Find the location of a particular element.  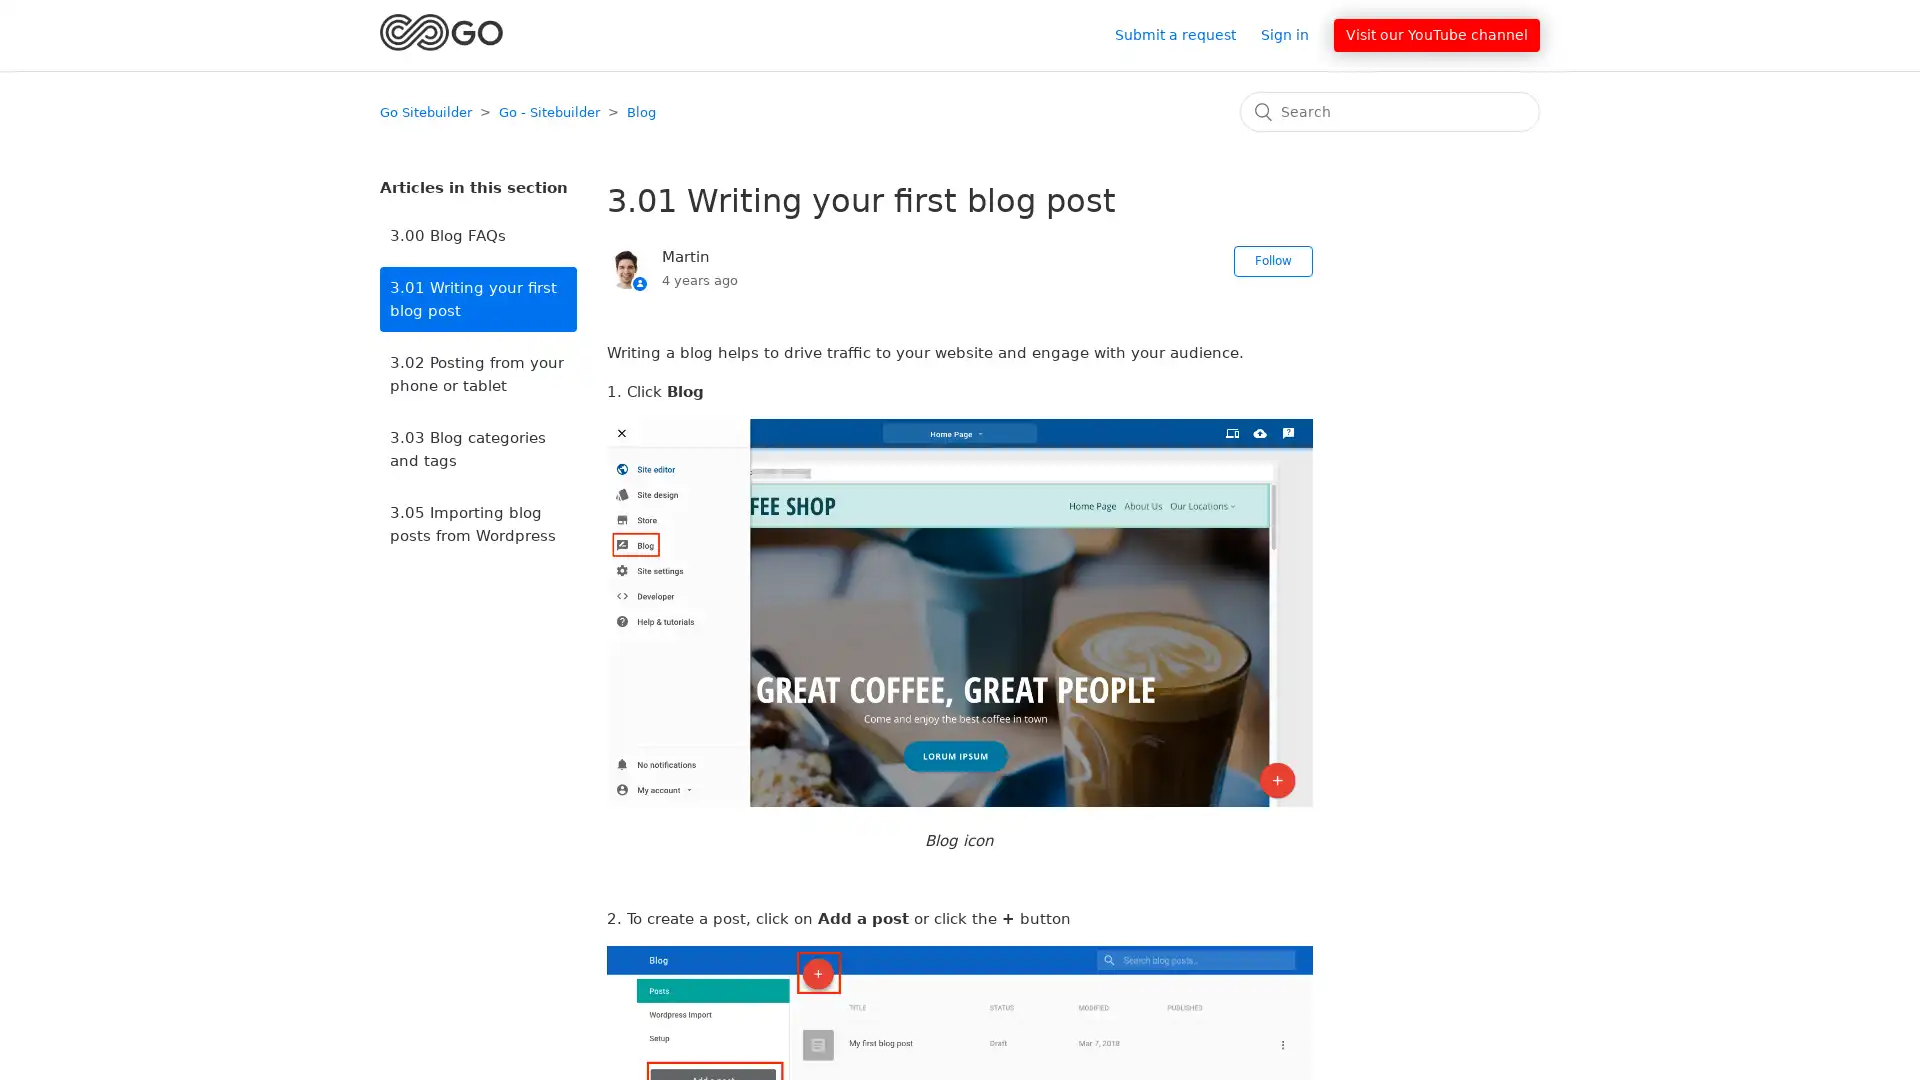

Sign in is located at coordinates (1295, 34).